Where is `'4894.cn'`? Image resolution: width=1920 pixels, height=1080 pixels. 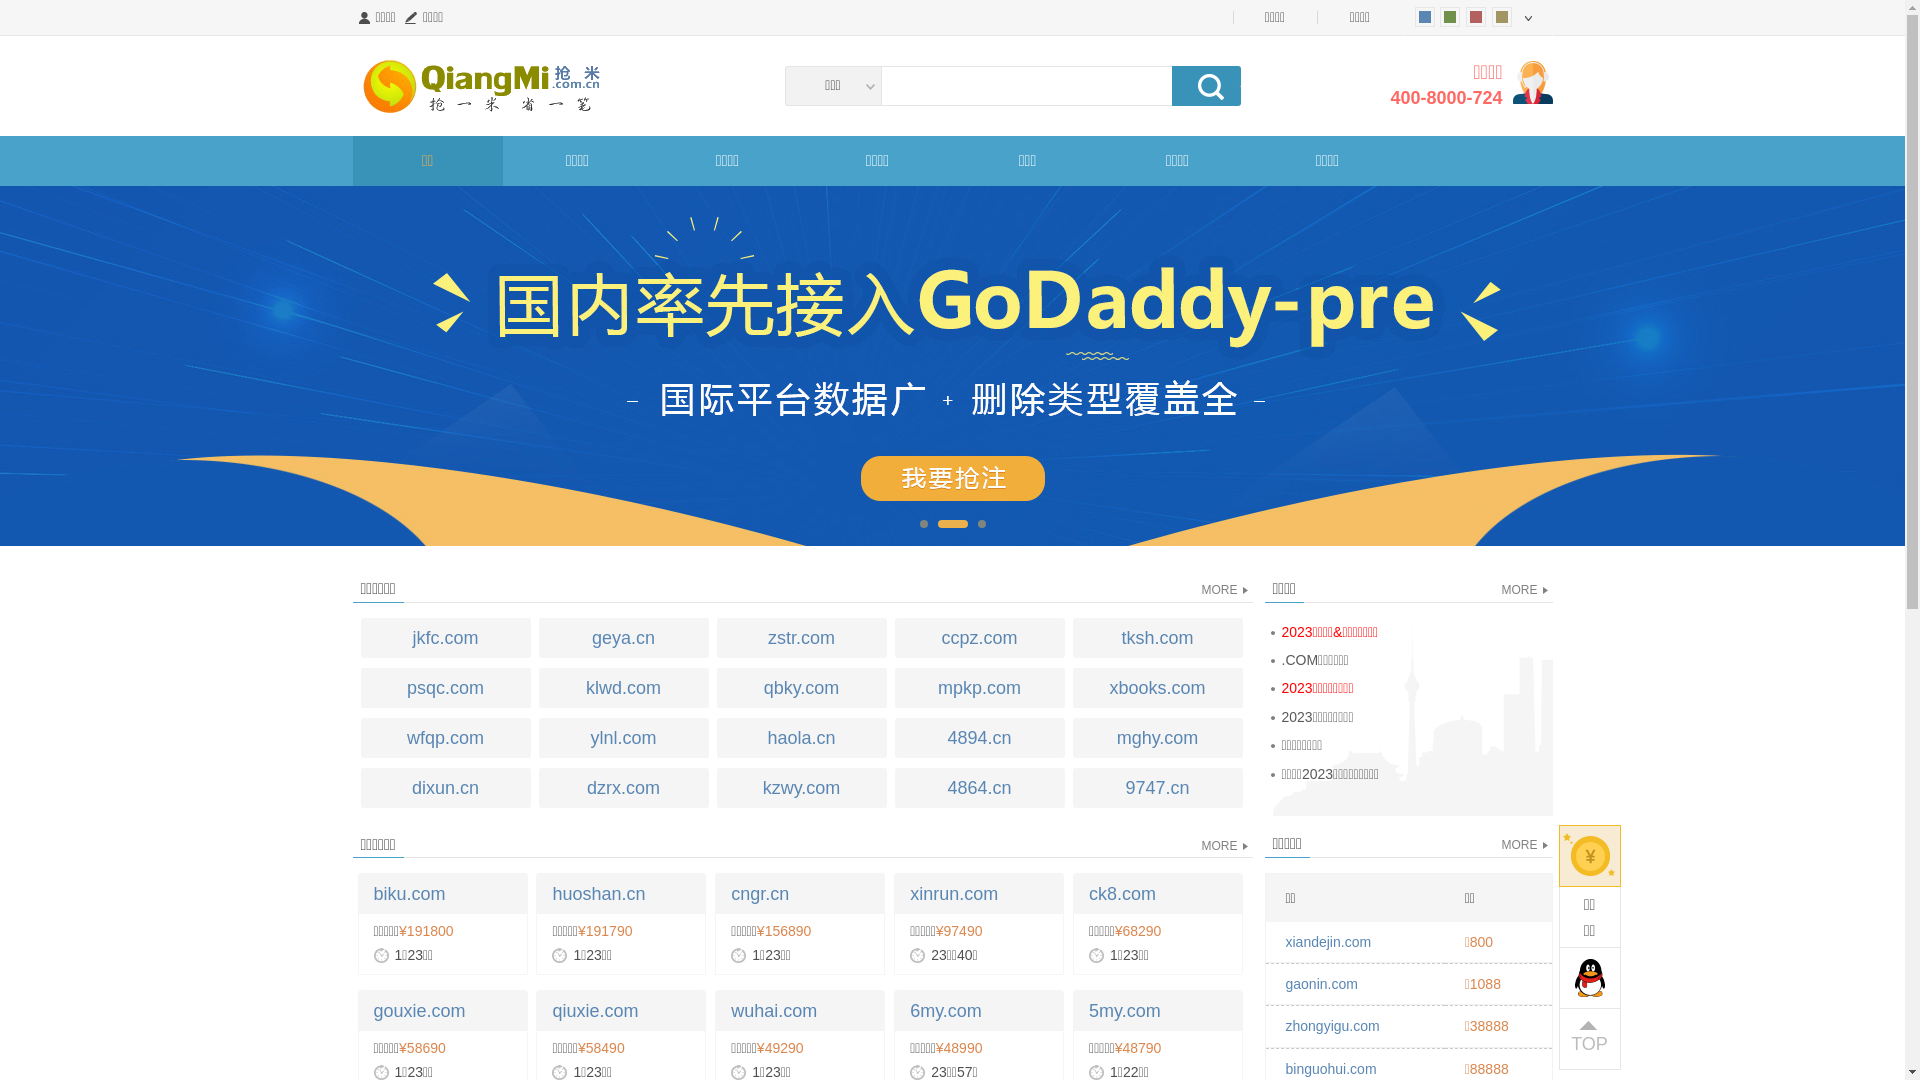 '4894.cn' is located at coordinates (979, 737).